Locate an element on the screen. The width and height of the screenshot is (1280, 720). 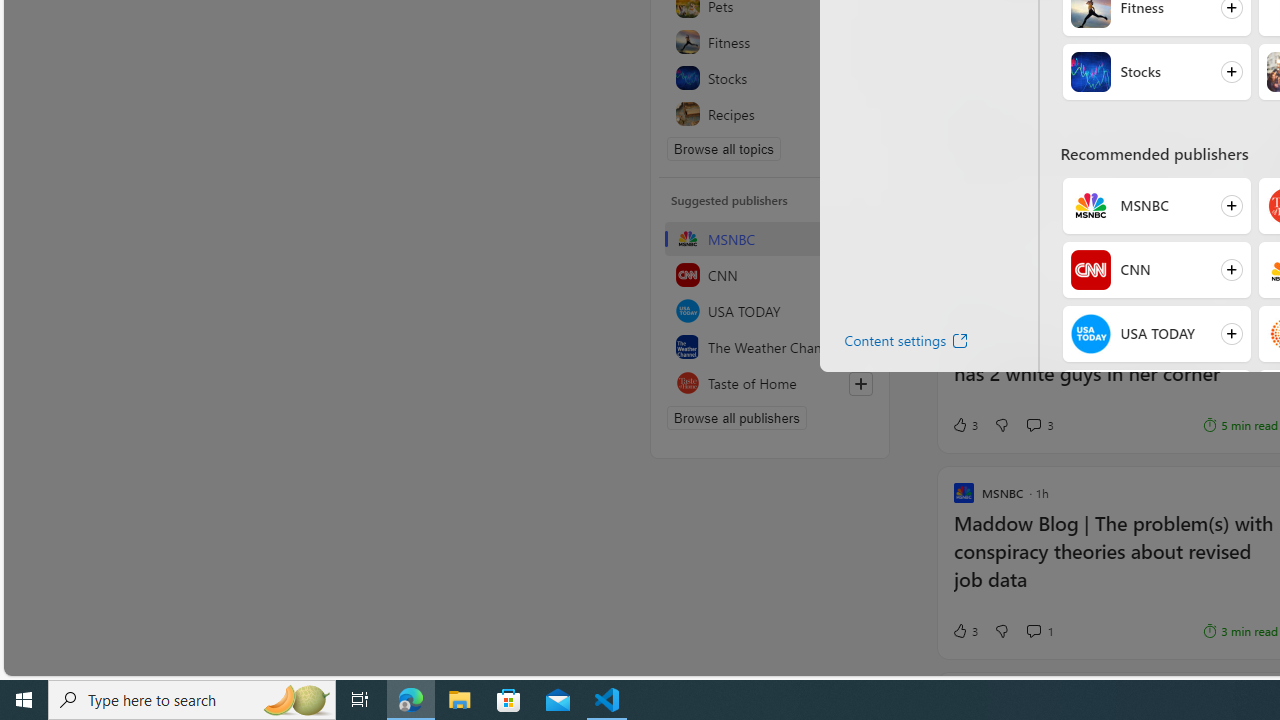
'The Weather Channel' is located at coordinates (769, 346).